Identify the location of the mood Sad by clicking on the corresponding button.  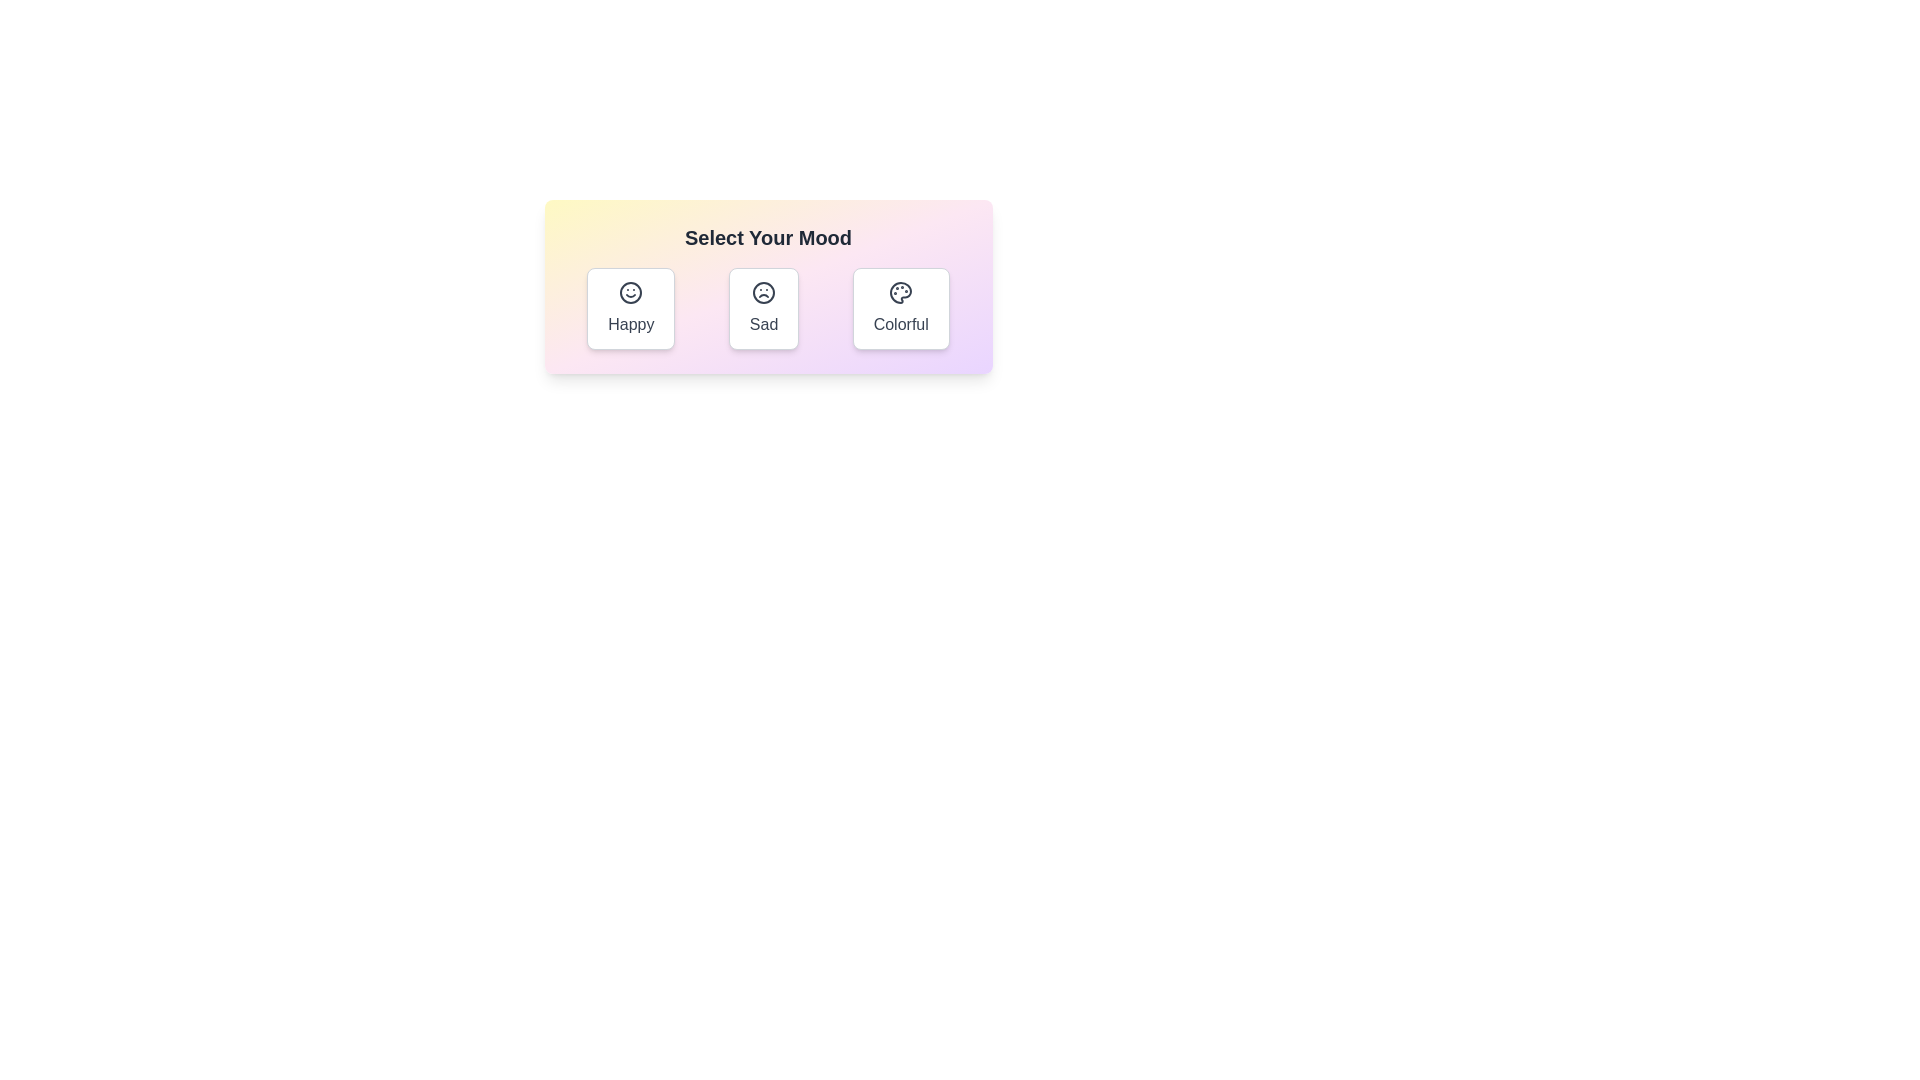
(762, 308).